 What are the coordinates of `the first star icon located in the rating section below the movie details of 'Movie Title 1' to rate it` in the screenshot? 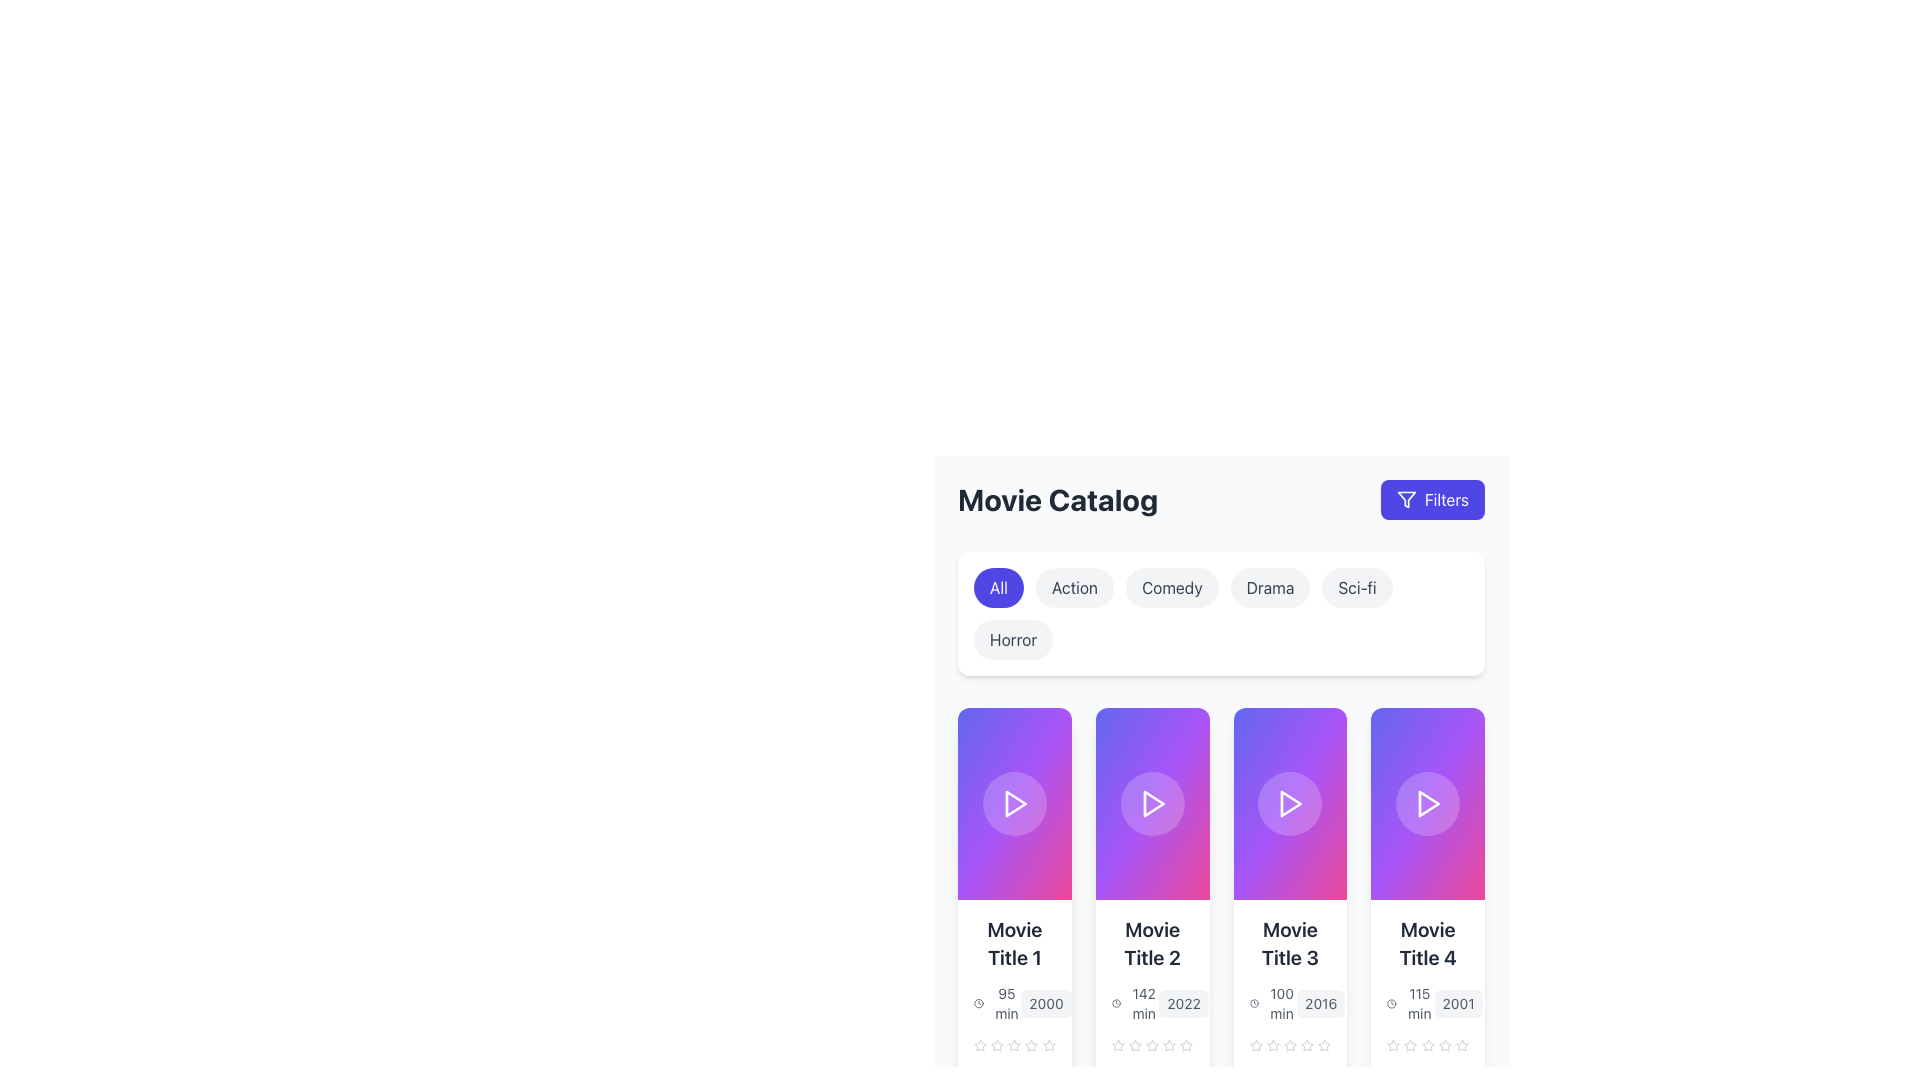 It's located at (1032, 1044).